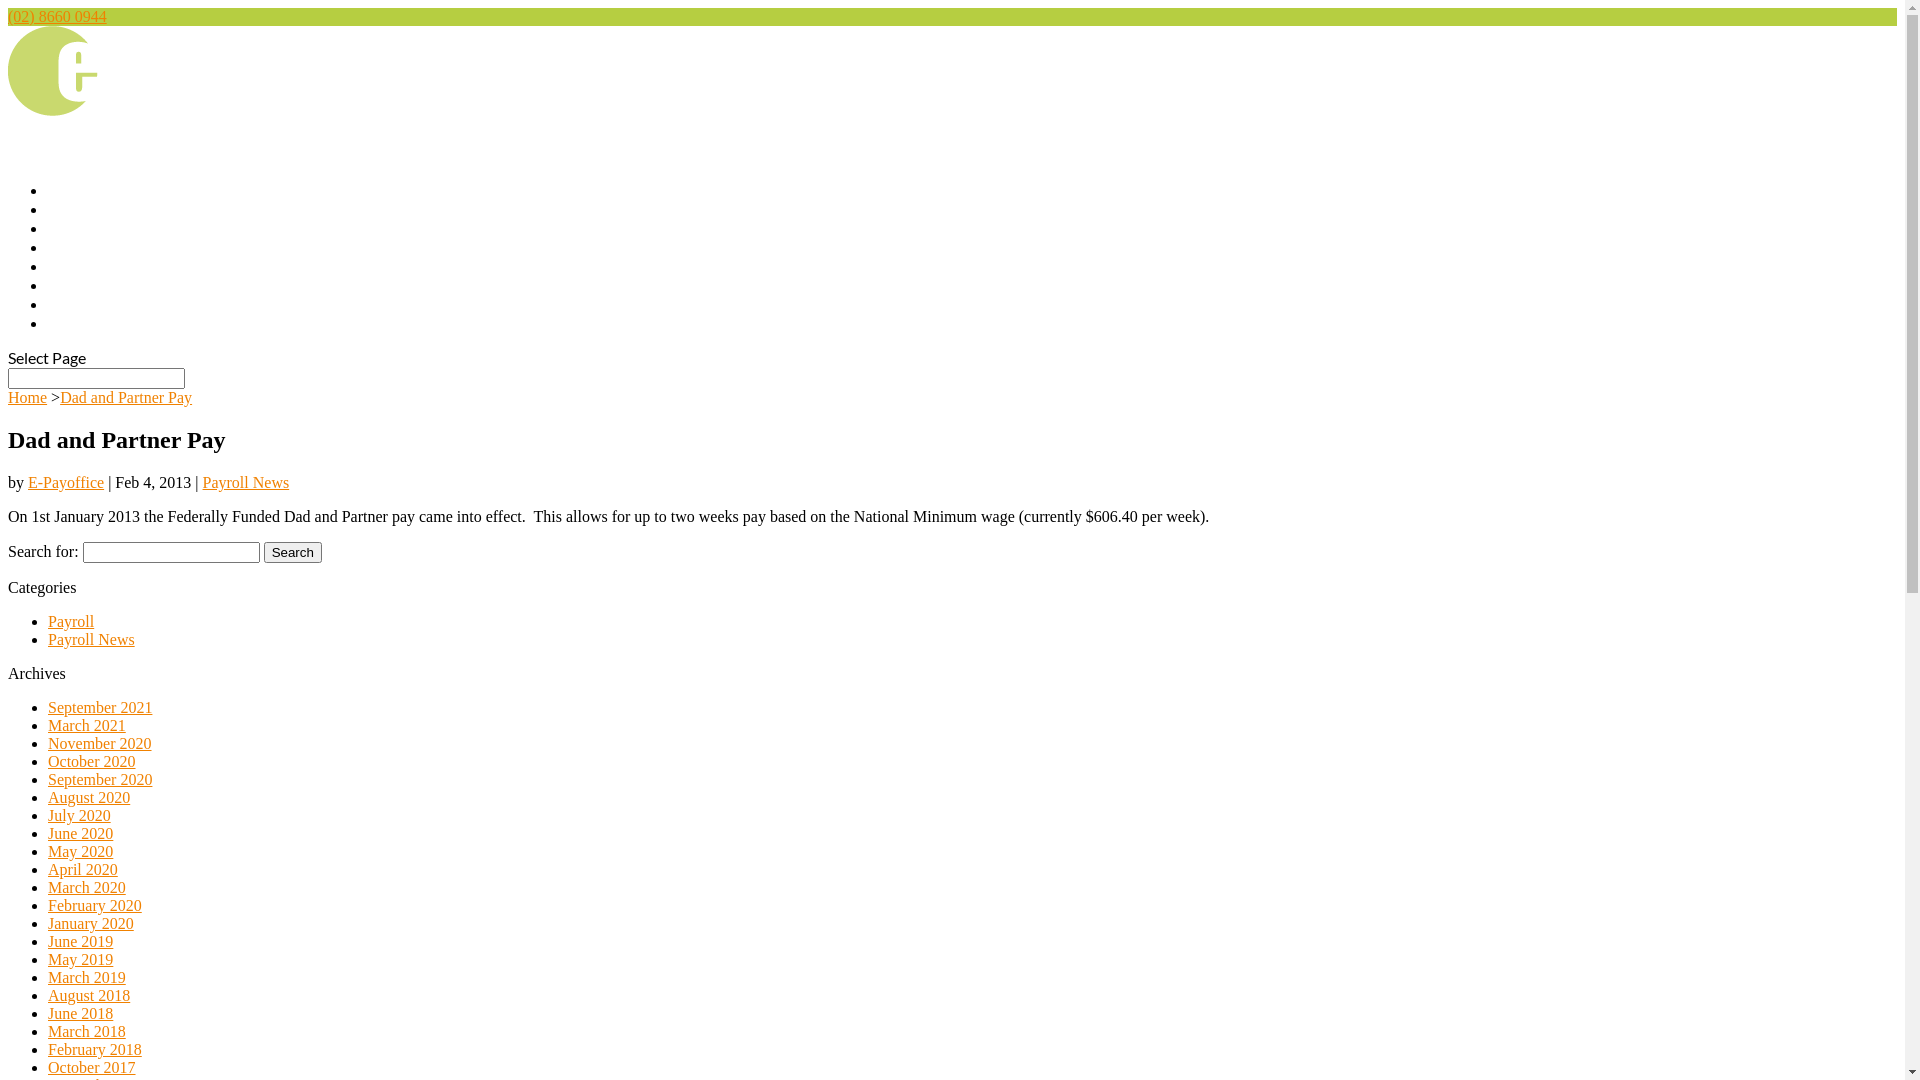  Describe the element at coordinates (99, 706) in the screenshot. I see `'September 2021'` at that location.